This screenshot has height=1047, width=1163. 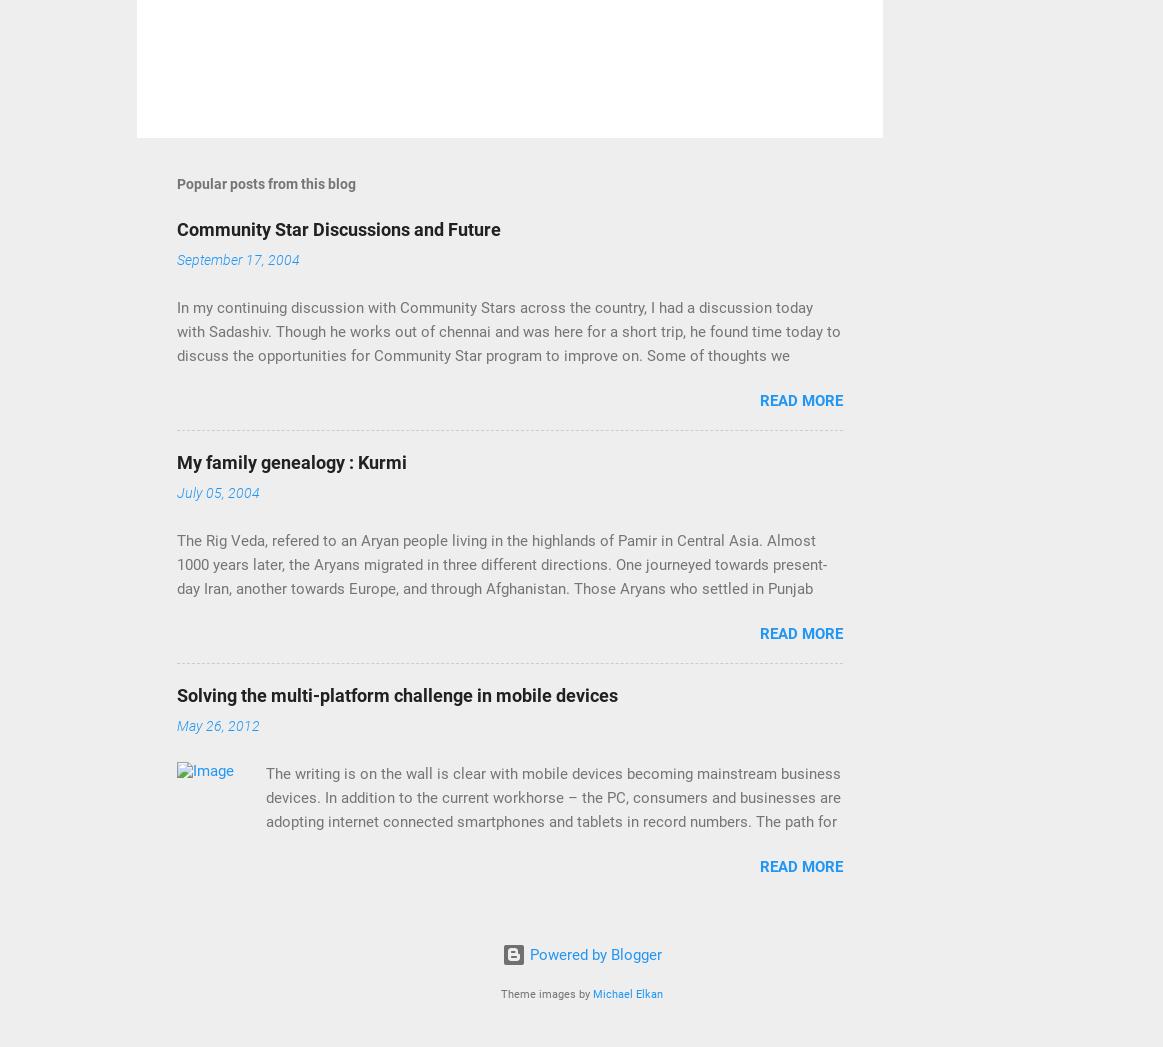 What do you see at coordinates (290, 462) in the screenshot?
I see `'My family genealogy : Kurmi'` at bounding box center [290, 462].